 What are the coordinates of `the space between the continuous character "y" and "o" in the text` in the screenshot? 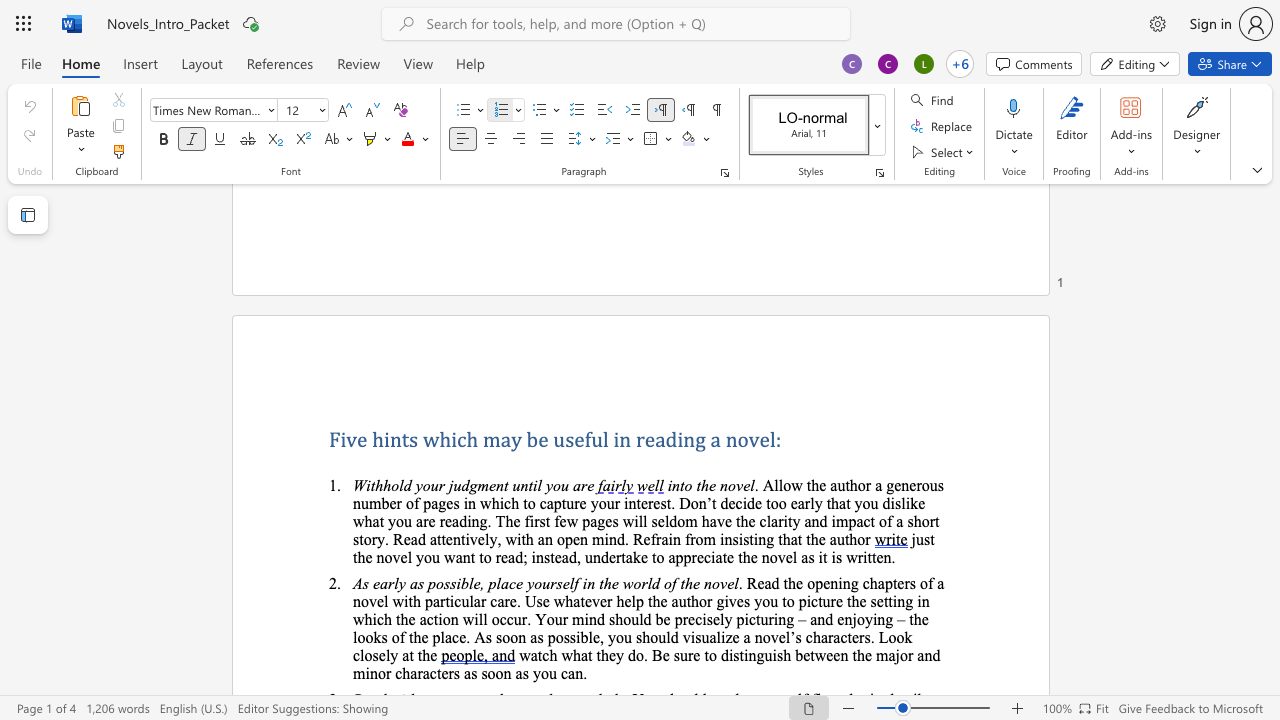 It's located at (540, 673).